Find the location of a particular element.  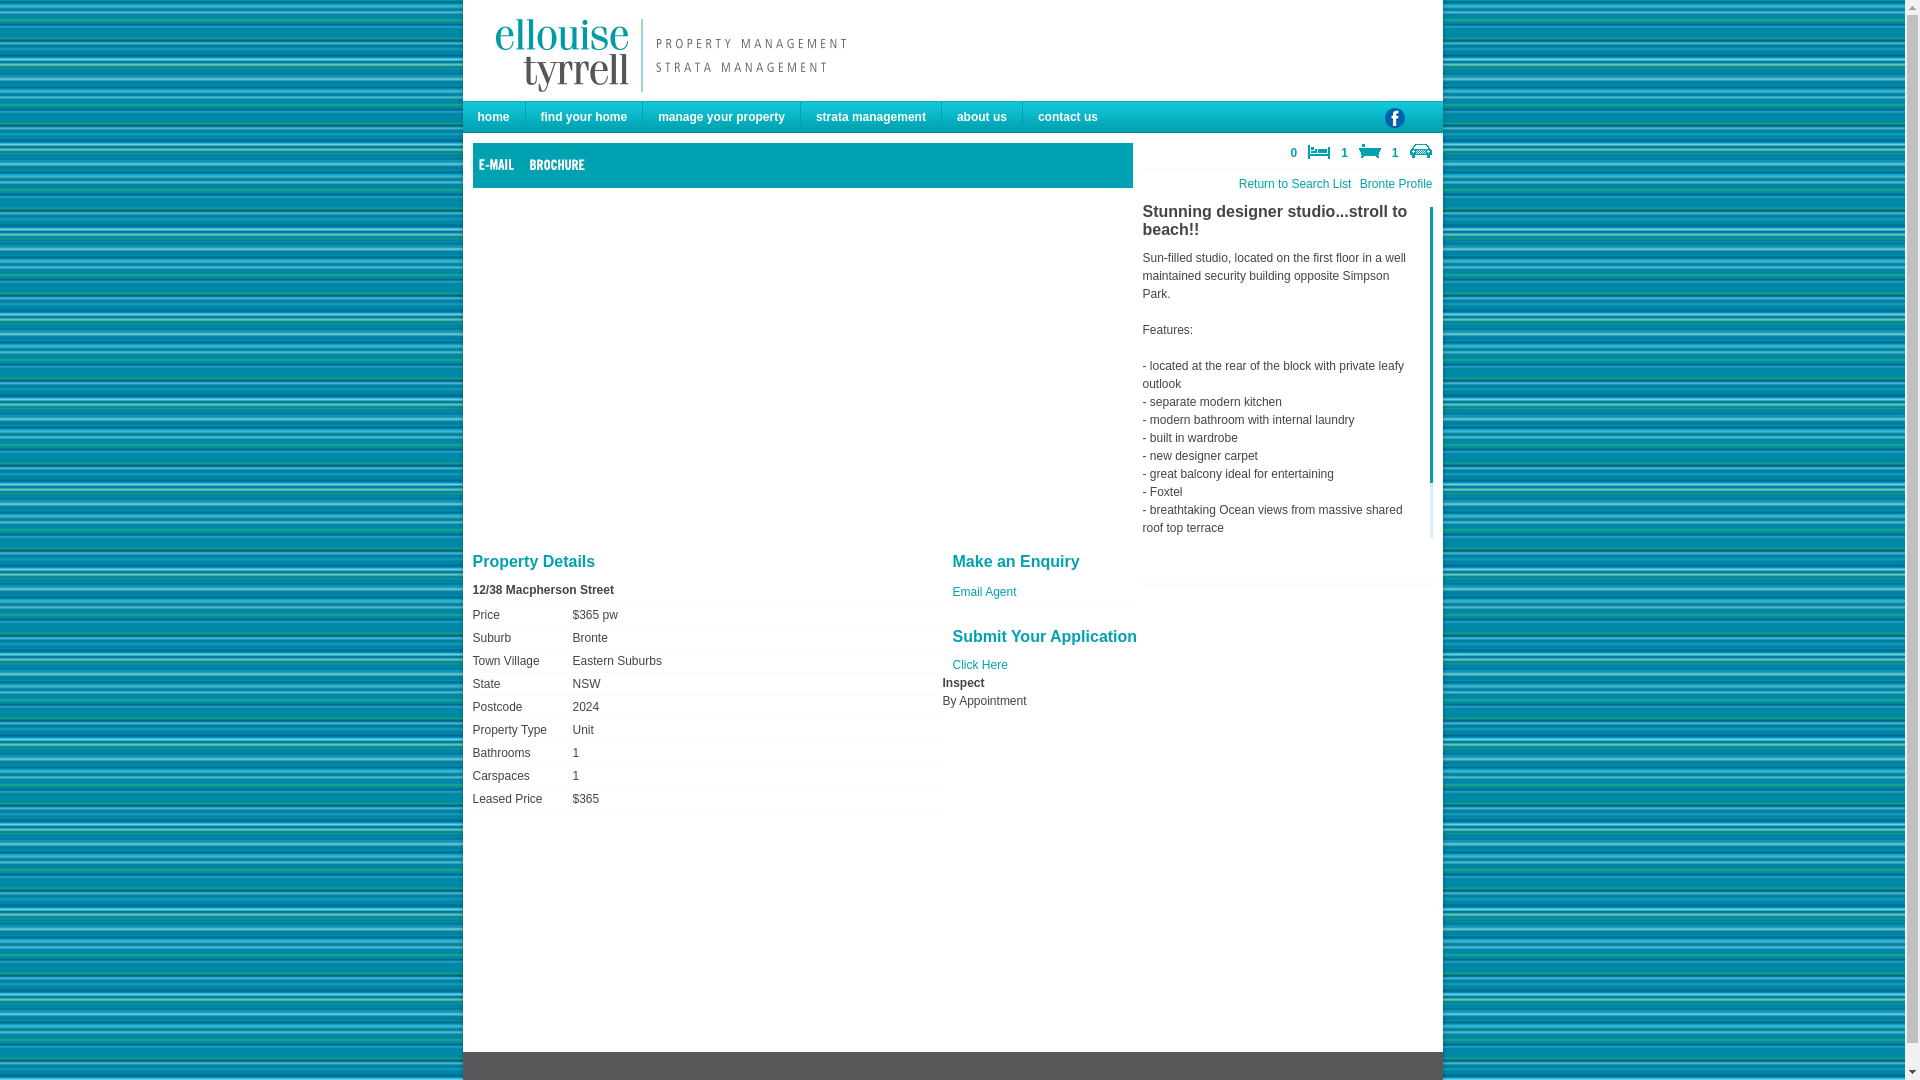

'Return to Search List' is located at coordinates (1237, 184).